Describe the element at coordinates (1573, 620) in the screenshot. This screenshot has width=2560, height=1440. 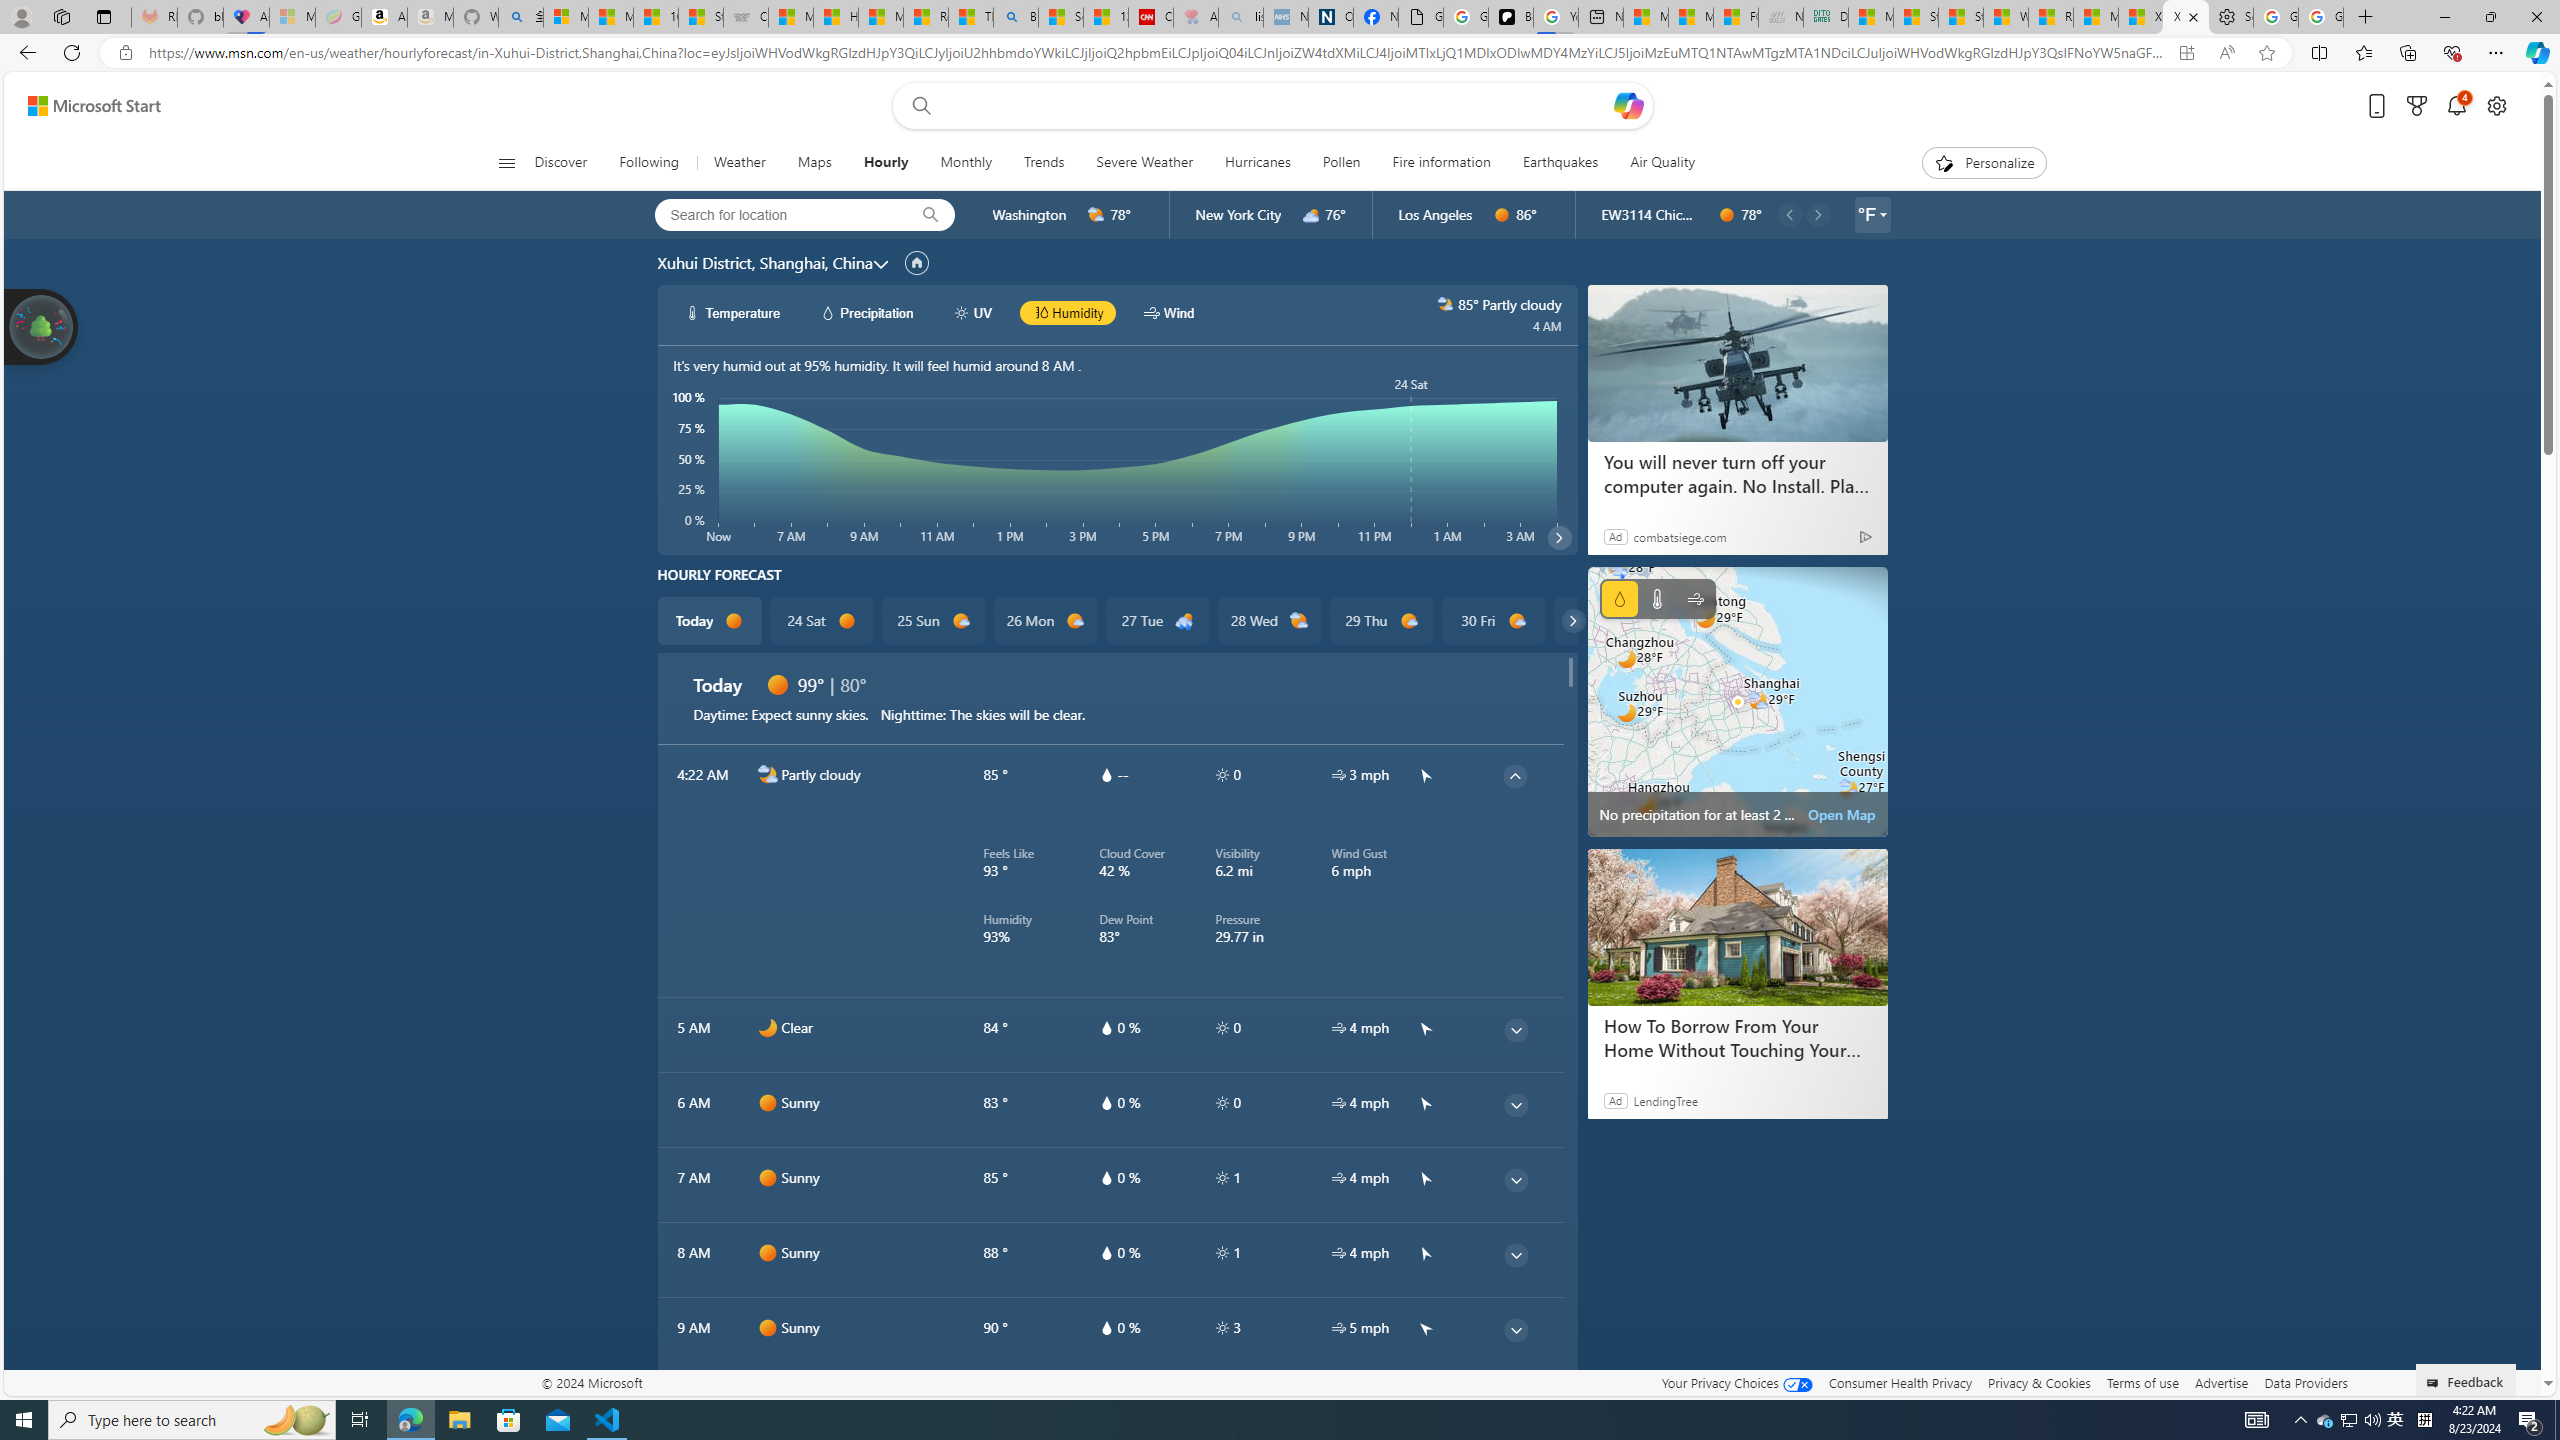
I see `'common/carouselChevron'` at that location.